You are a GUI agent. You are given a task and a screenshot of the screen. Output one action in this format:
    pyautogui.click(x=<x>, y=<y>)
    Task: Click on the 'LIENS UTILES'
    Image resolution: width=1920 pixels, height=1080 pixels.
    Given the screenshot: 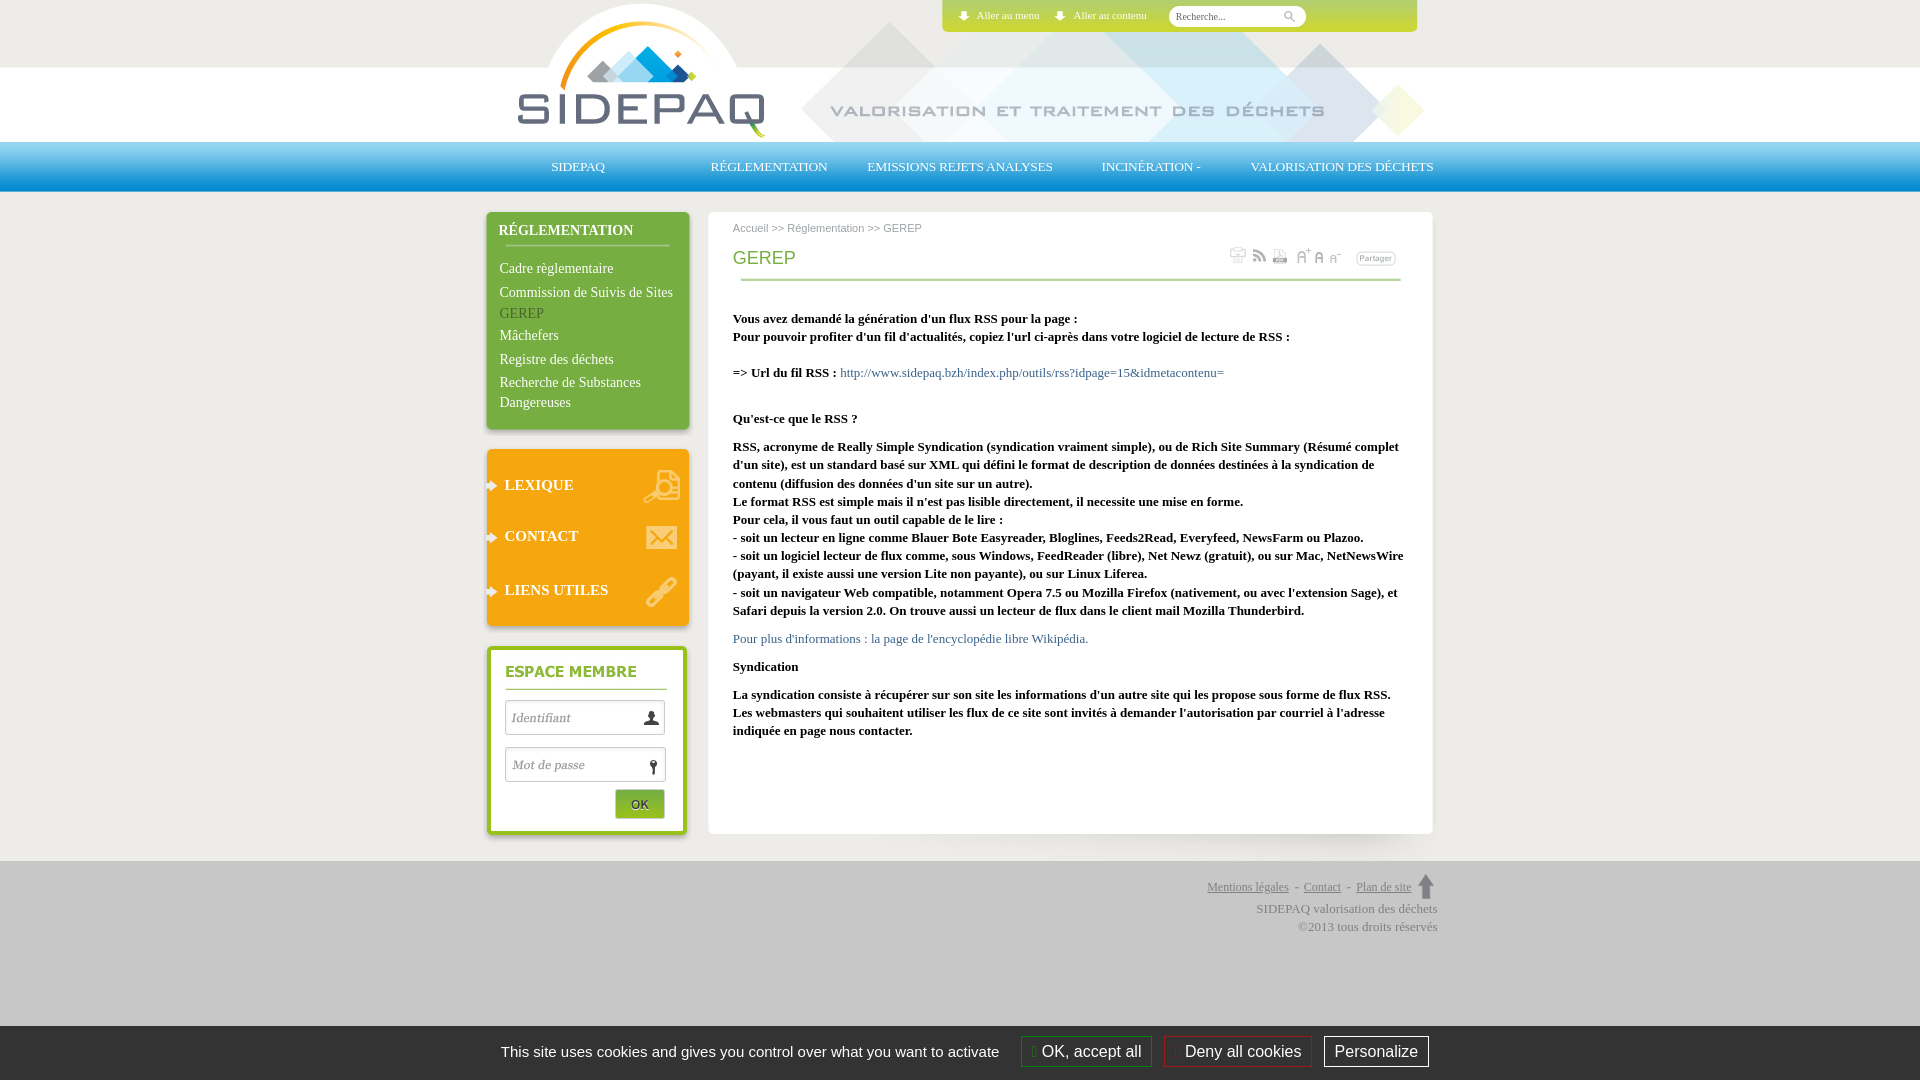 What is the action you would take?
    pyautogui.click(x=585, y=590)
    